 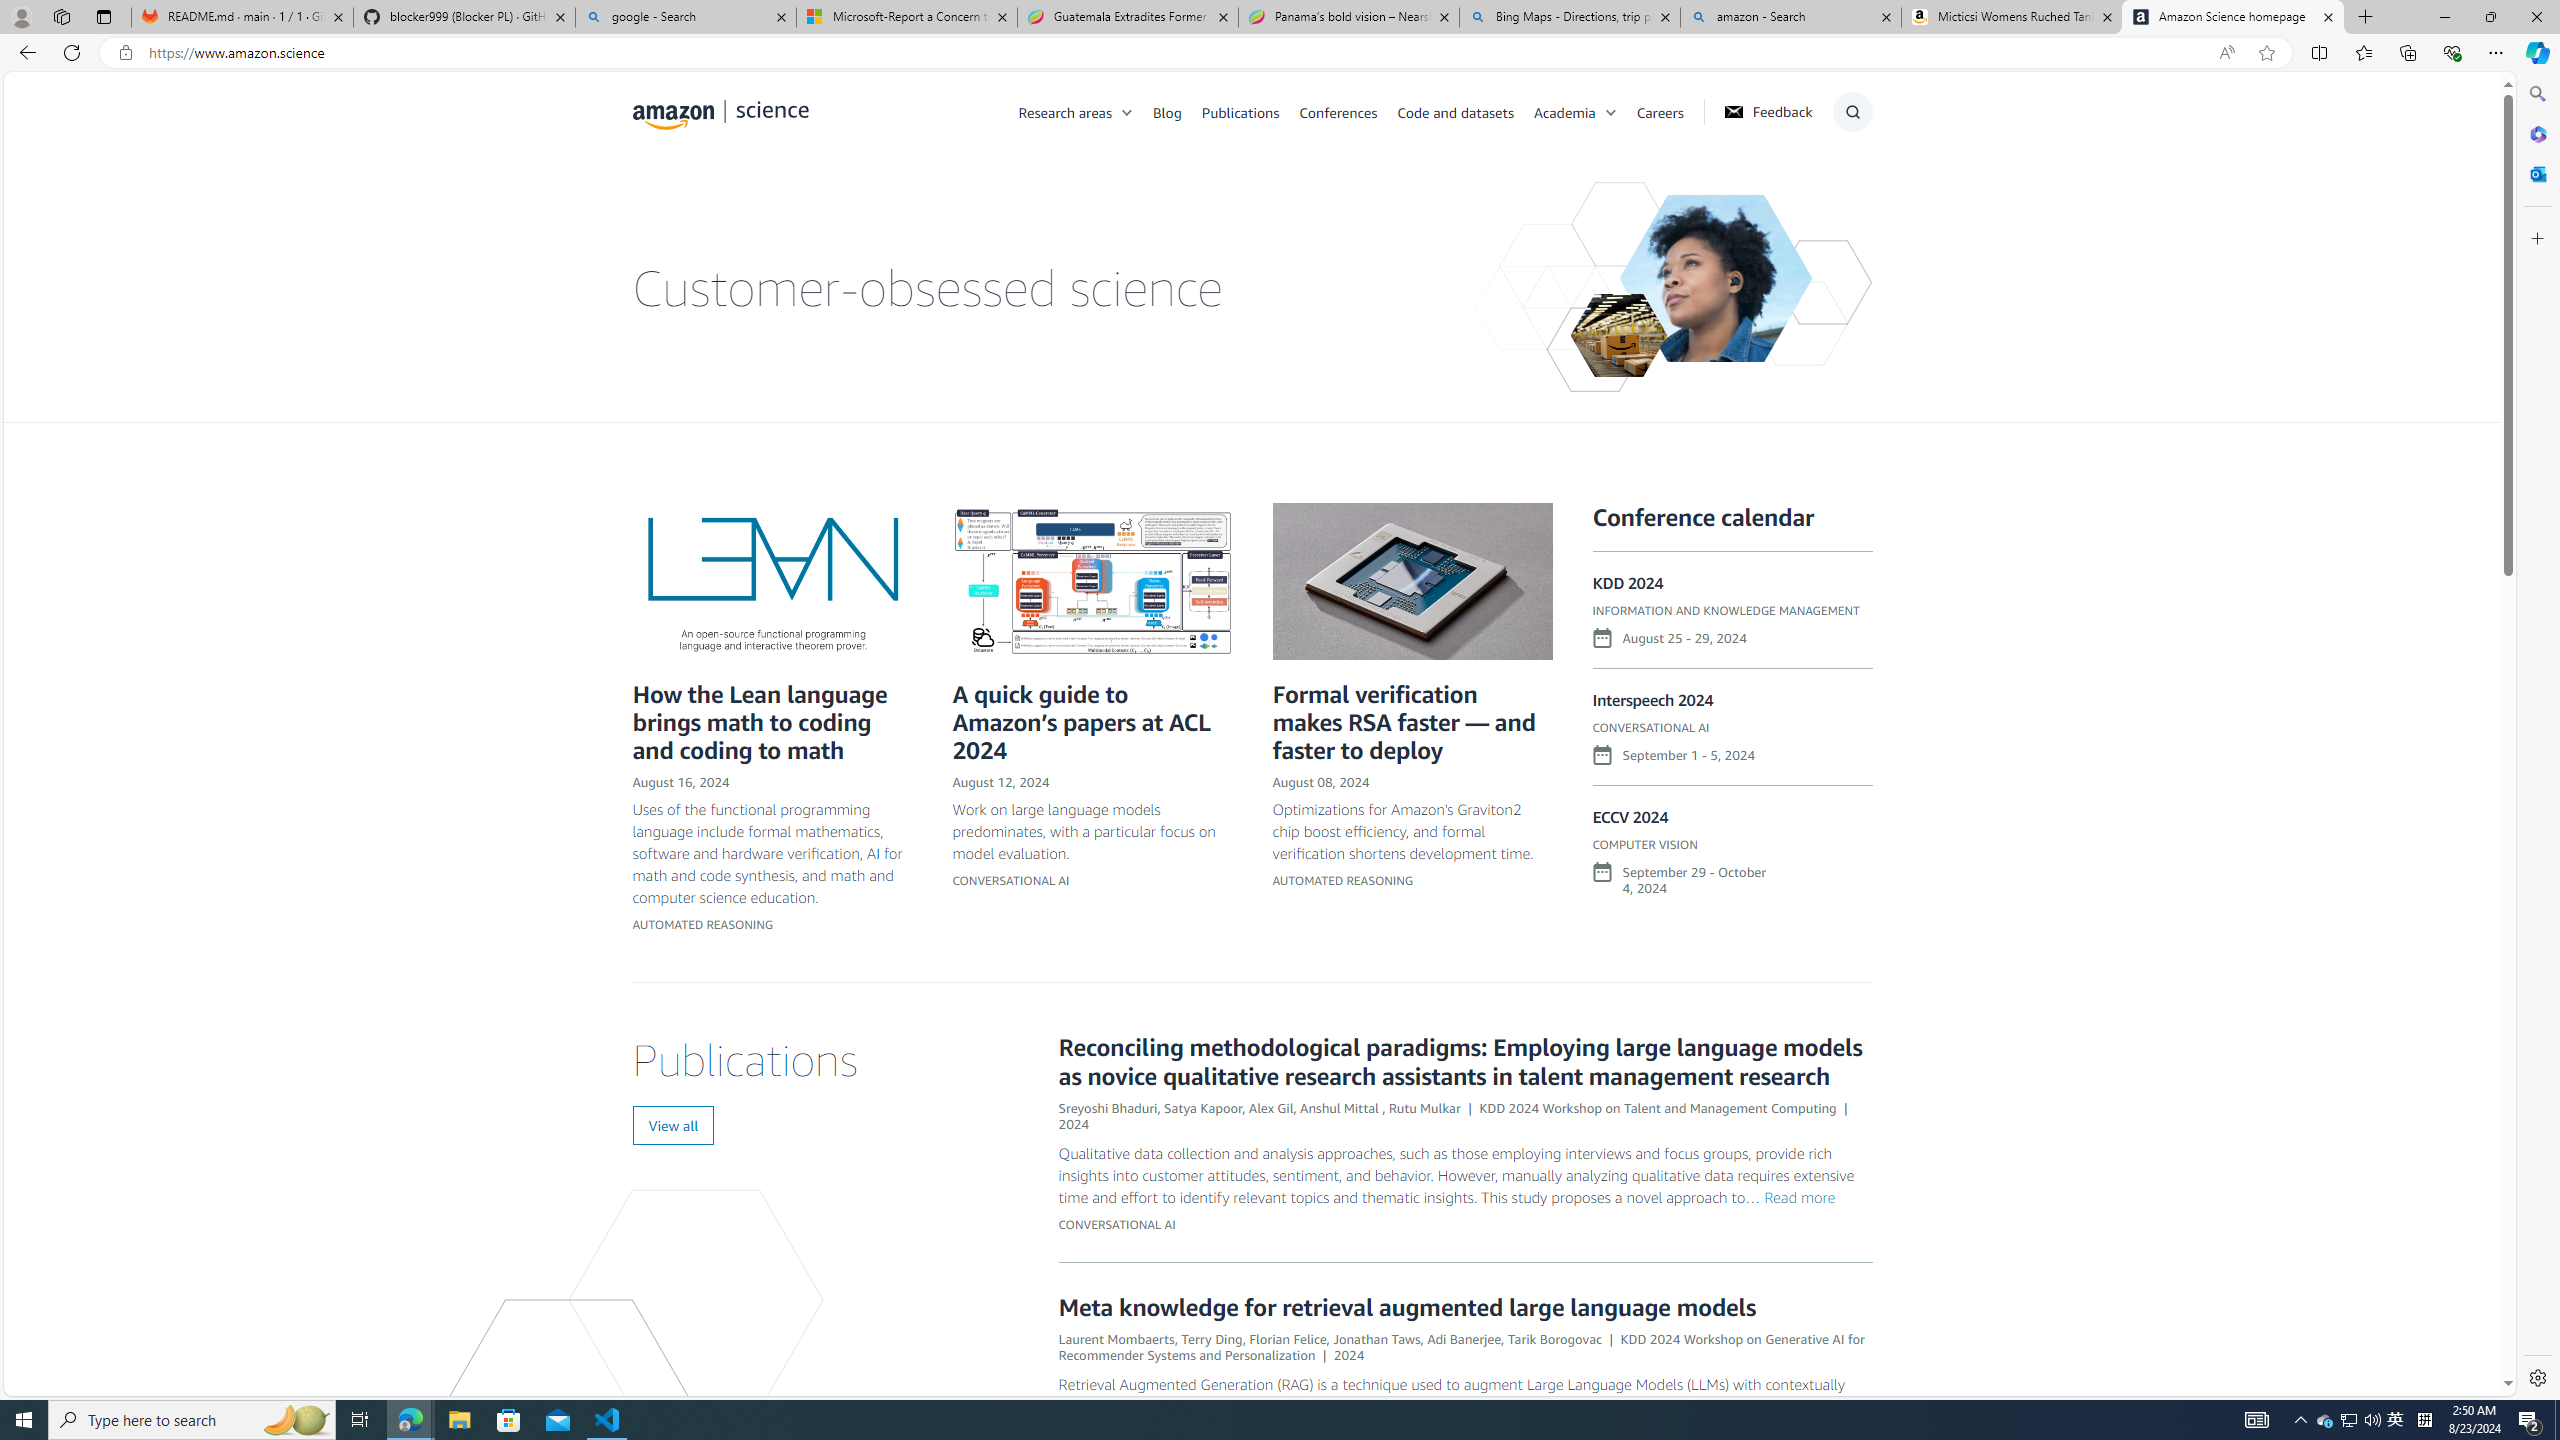 I want to click on 'Class: chevron', so click(x=1610, y=116).